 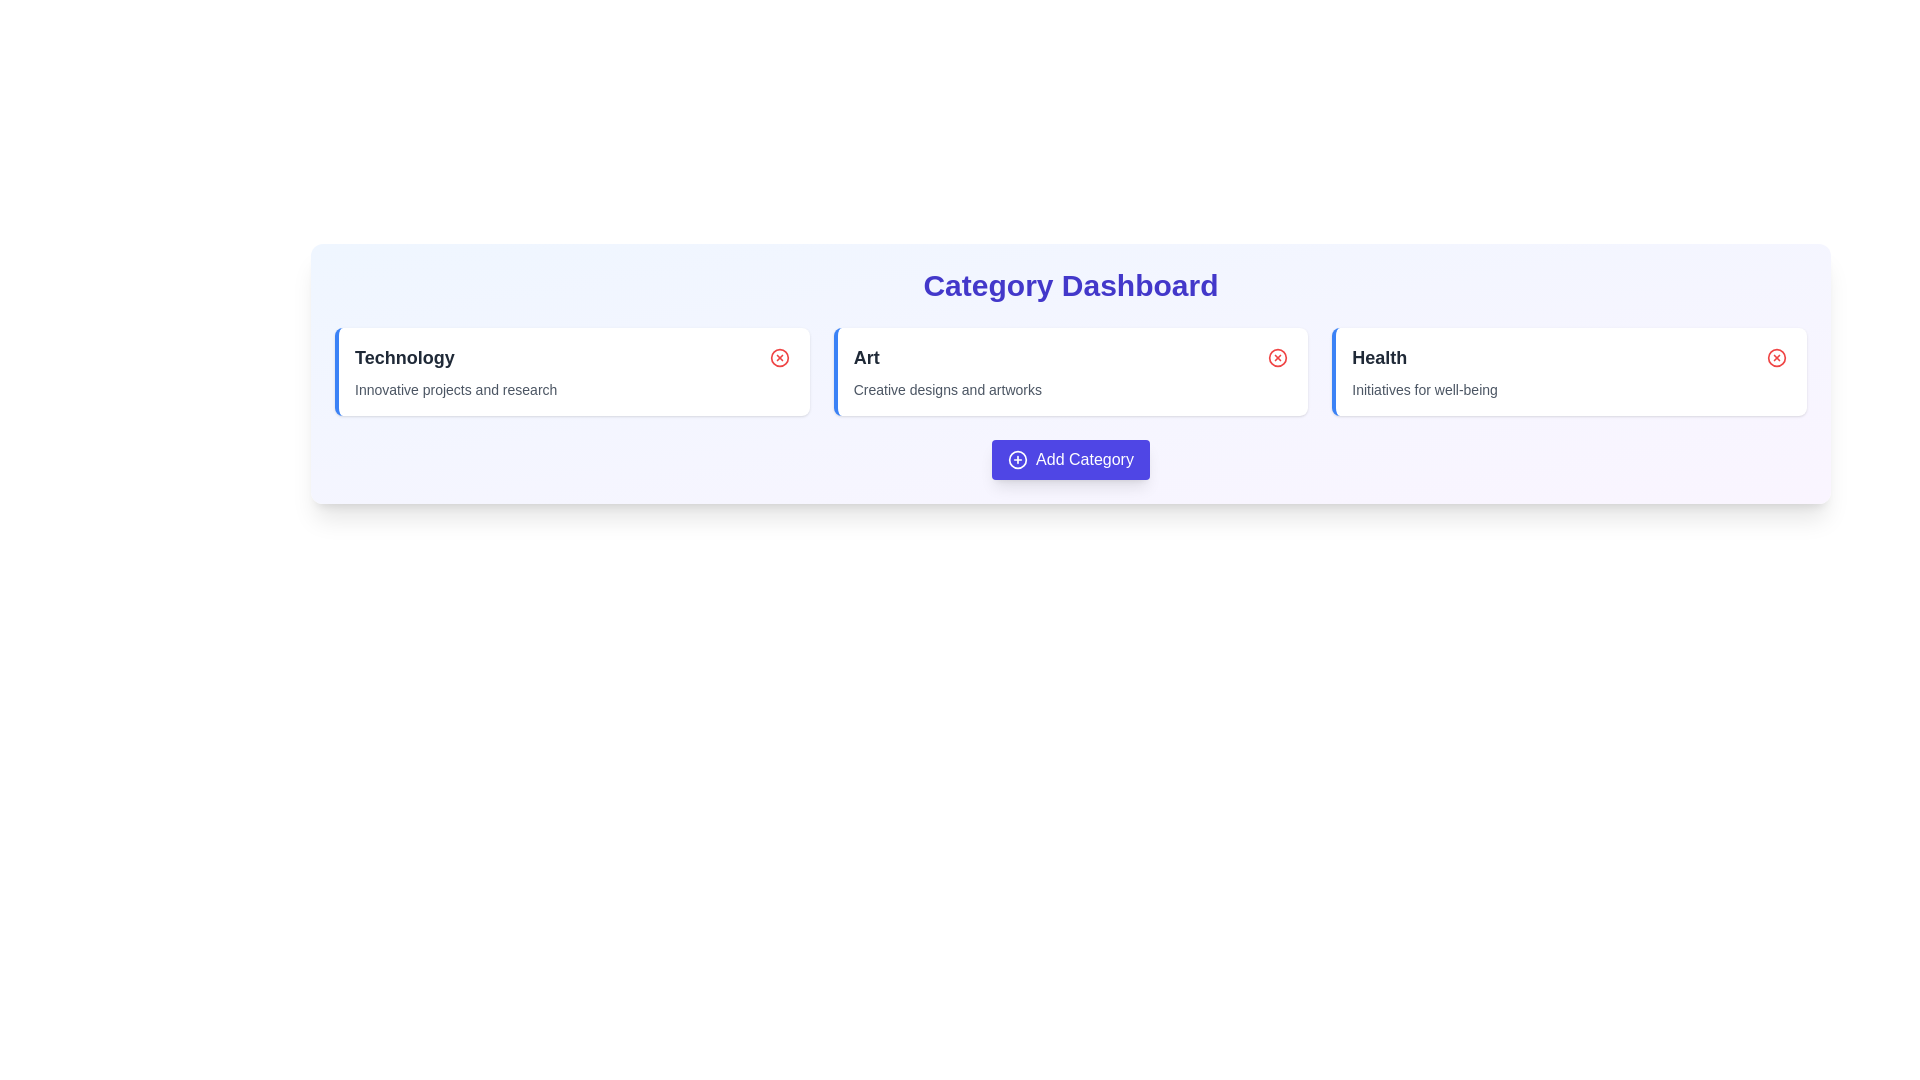 What do you see at coordinates (1017, 459) in the screenshot?
I see `the circular base of the 'Add Category' button icon, which visually supports the add functionality and is centered in the middle of the page layout` at bounding box center [1017, 459].